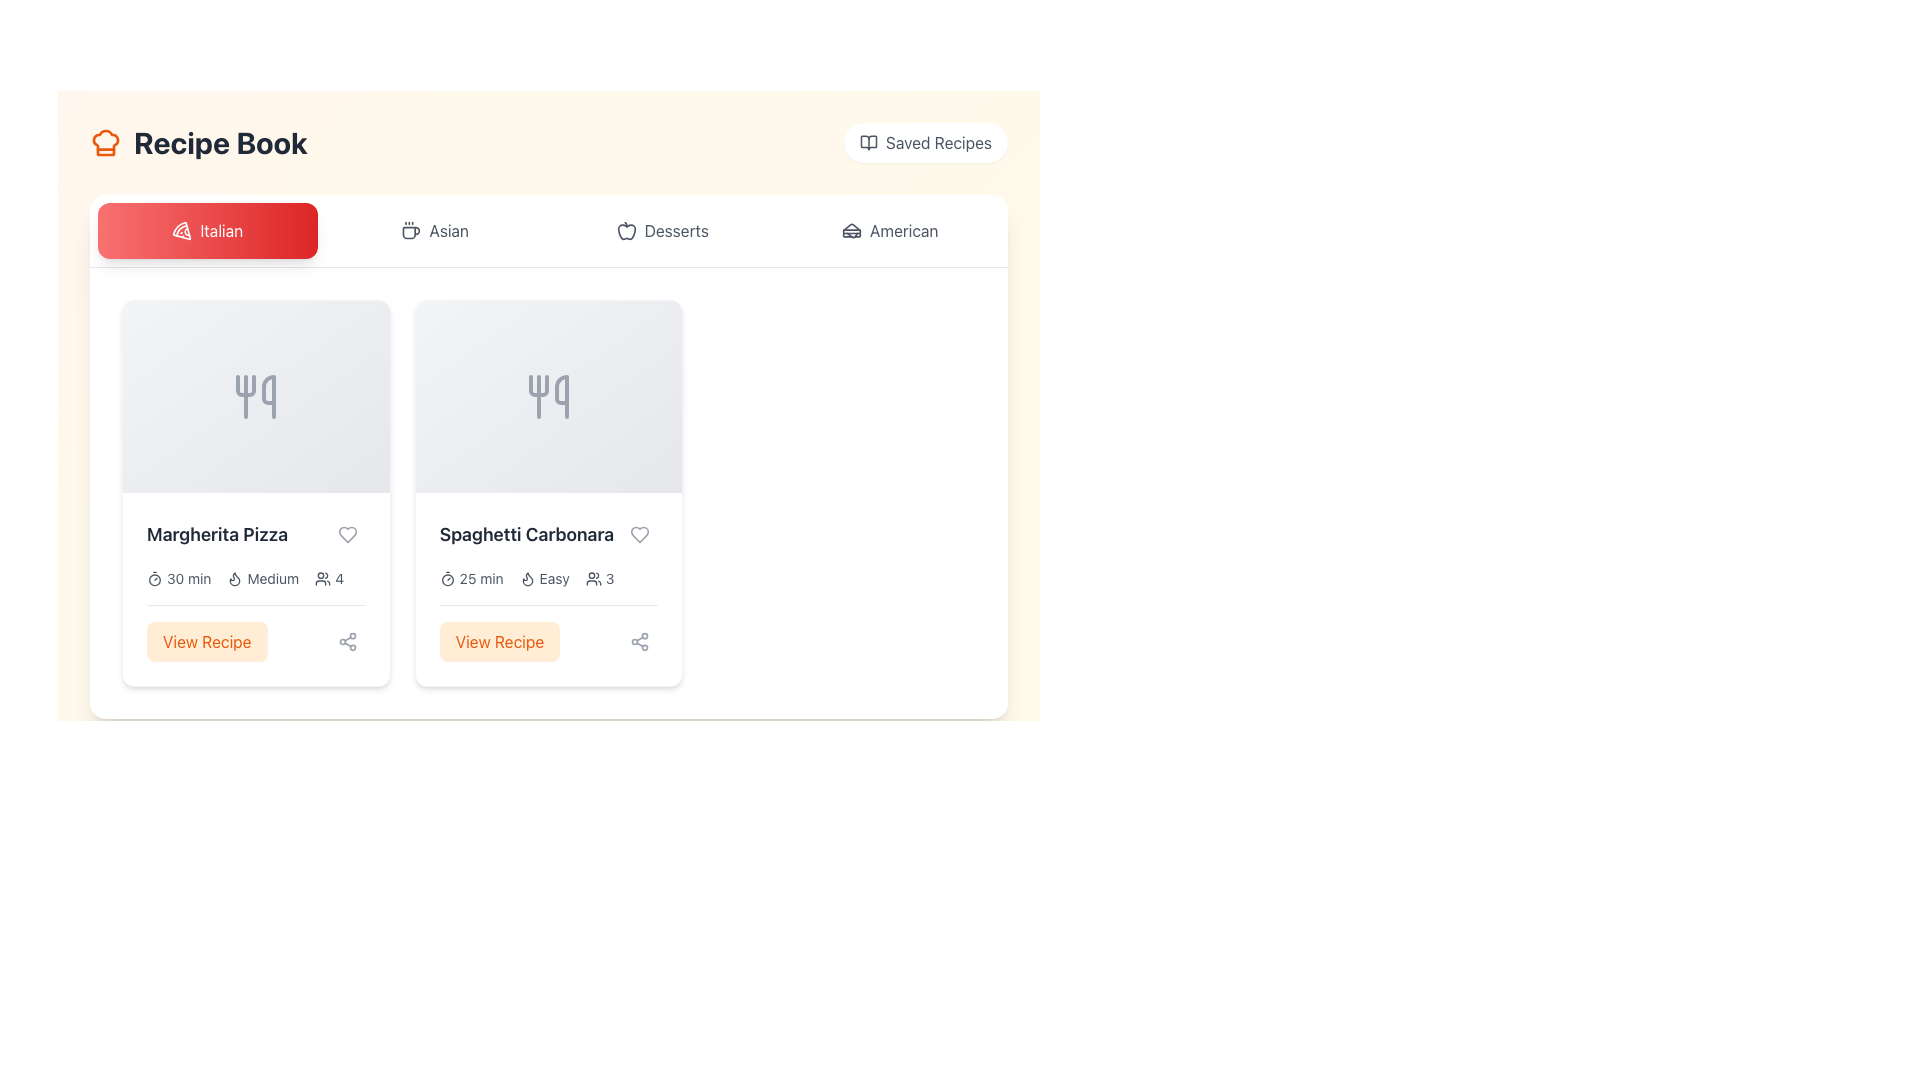  What do you see at coordinates (889, 230) in the screenshot?
I see `the 'American' menu item button with a sandwich icon` at bounding box center [889, 230].